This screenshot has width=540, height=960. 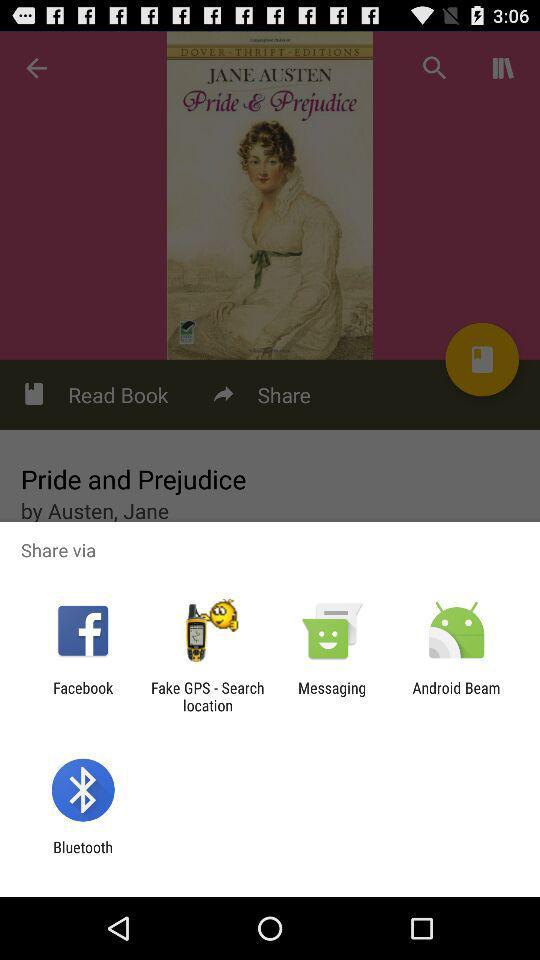 I want to click on the item next to the messaging item, so click(x=456, y=696).